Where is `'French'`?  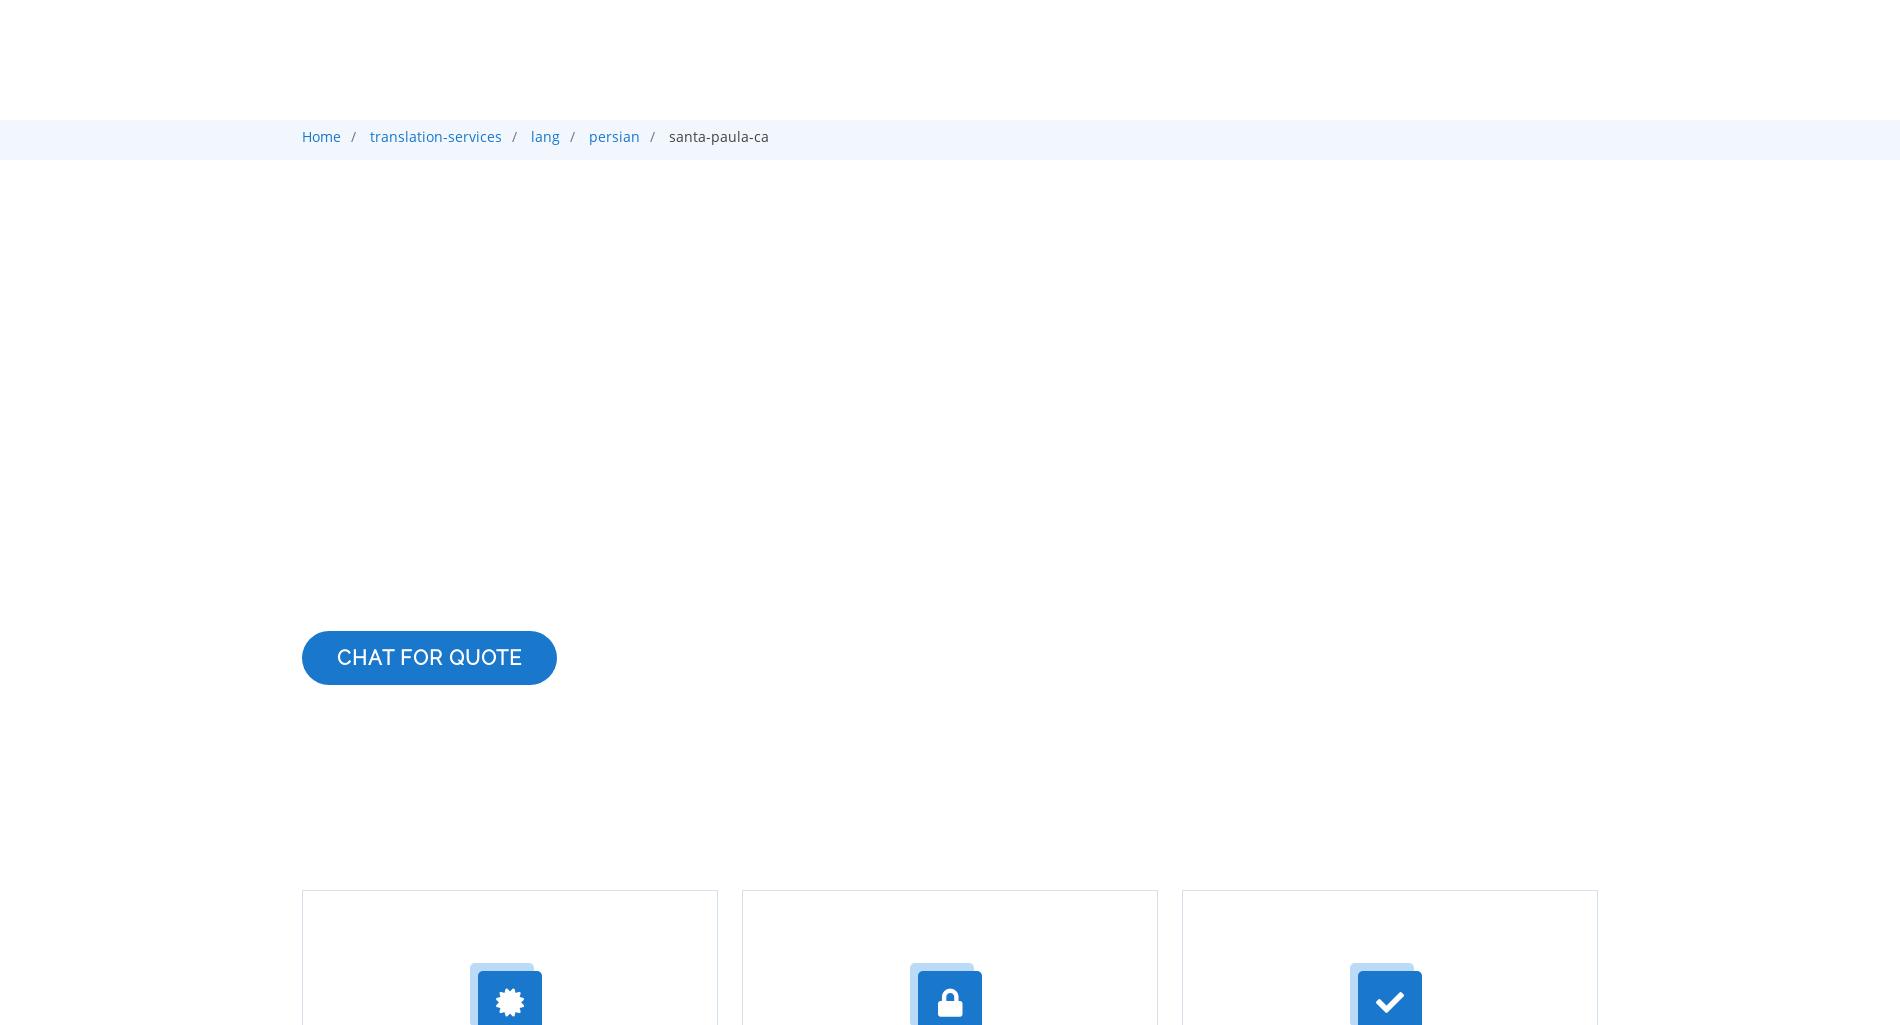
'French' is located at coordinates (1283, 662).